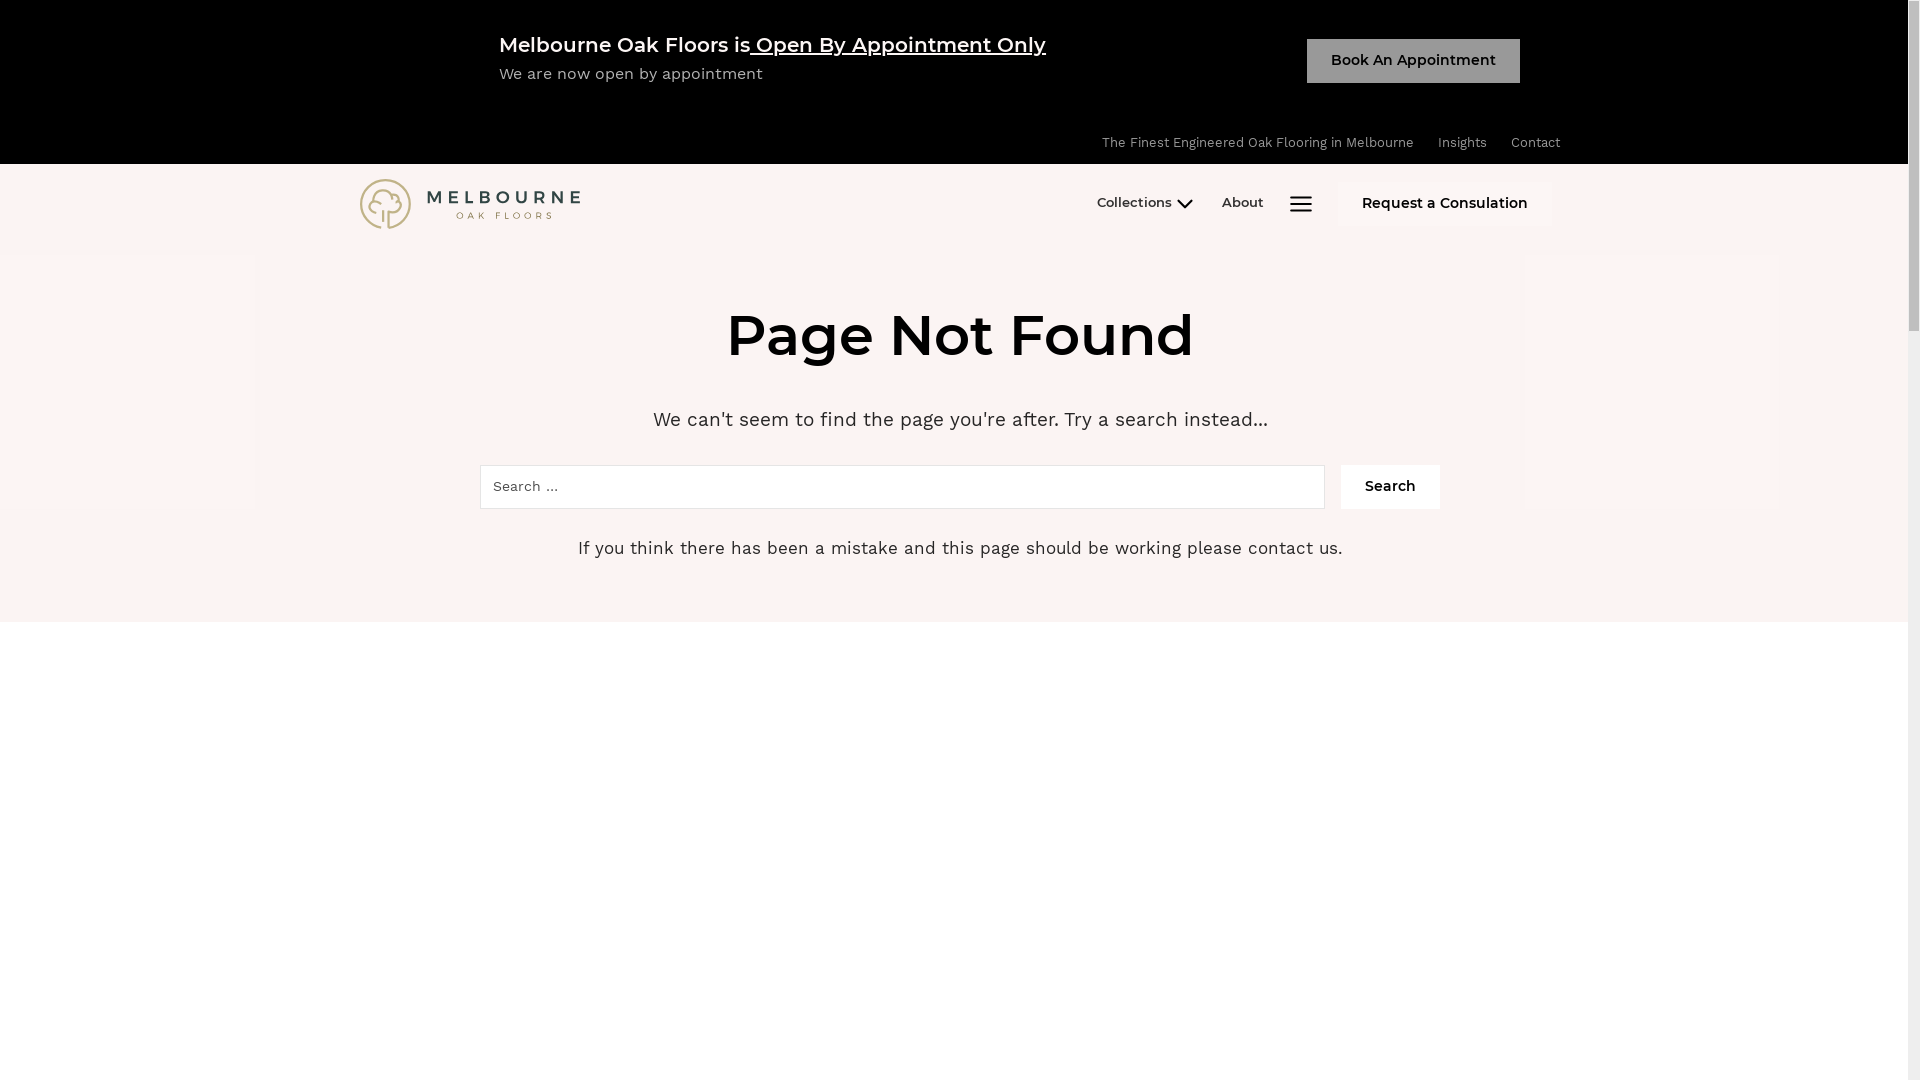 Image resolution: width=1920 pixels, height=1080 pixels. I want to click on 'Request a Consulation', so click(1444, 204).